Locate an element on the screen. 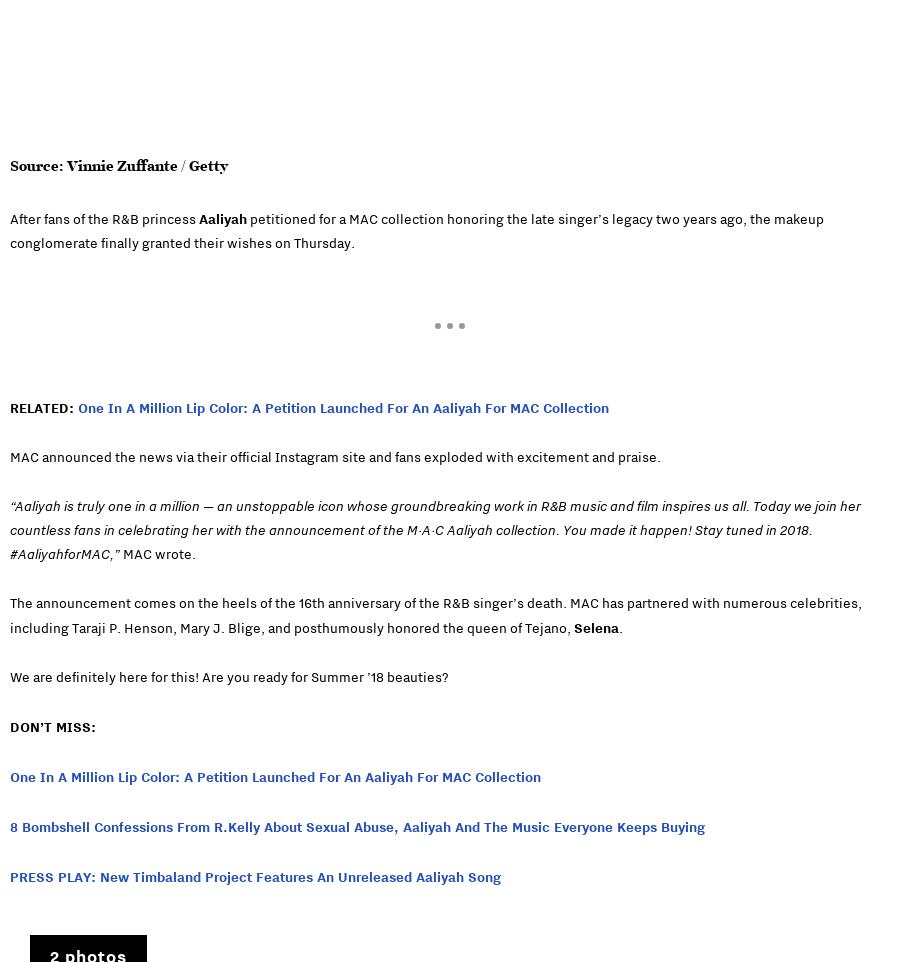  '.' is located at coordinates (621, 628).